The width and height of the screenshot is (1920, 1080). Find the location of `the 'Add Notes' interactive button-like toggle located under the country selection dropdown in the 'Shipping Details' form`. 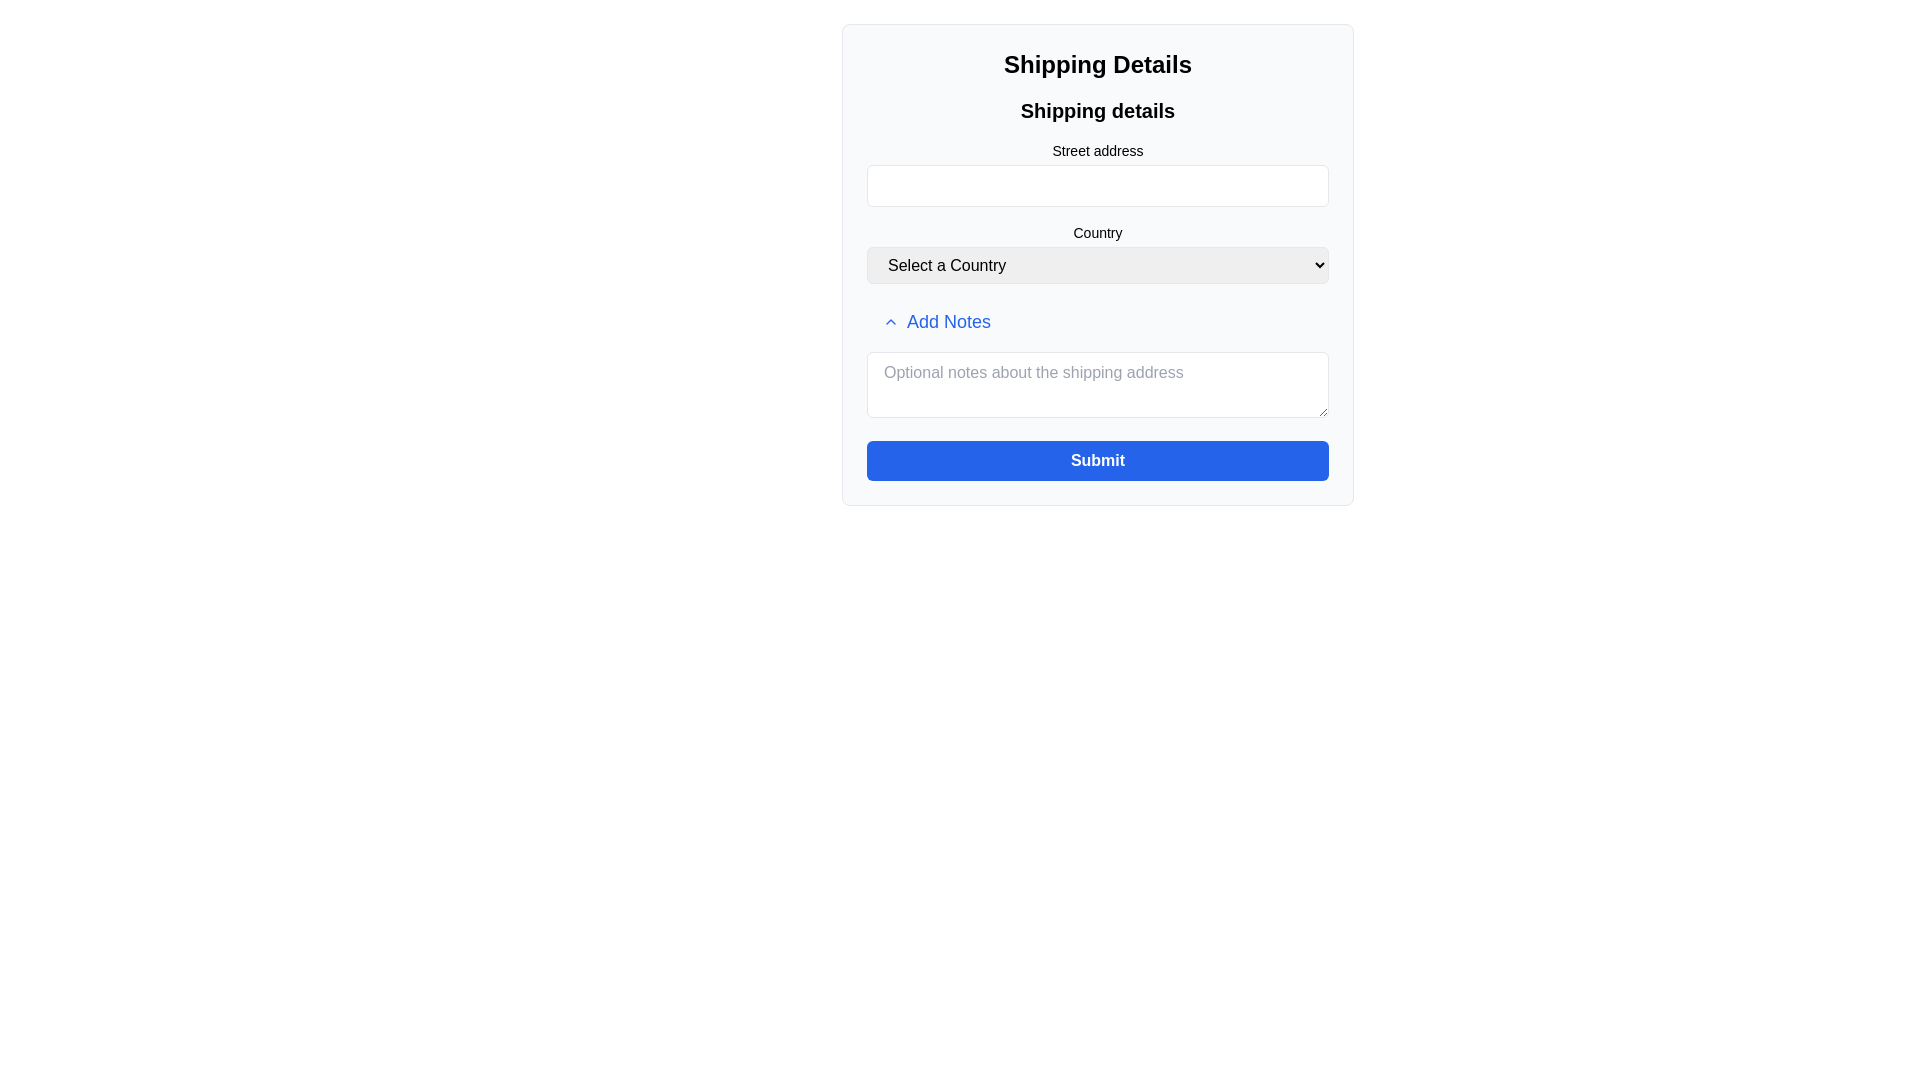

the 'Add Notes' interactive button-like toggle located under the country selection dropdown in the 'Shipping Details' form is located at coordinates (935, 320).